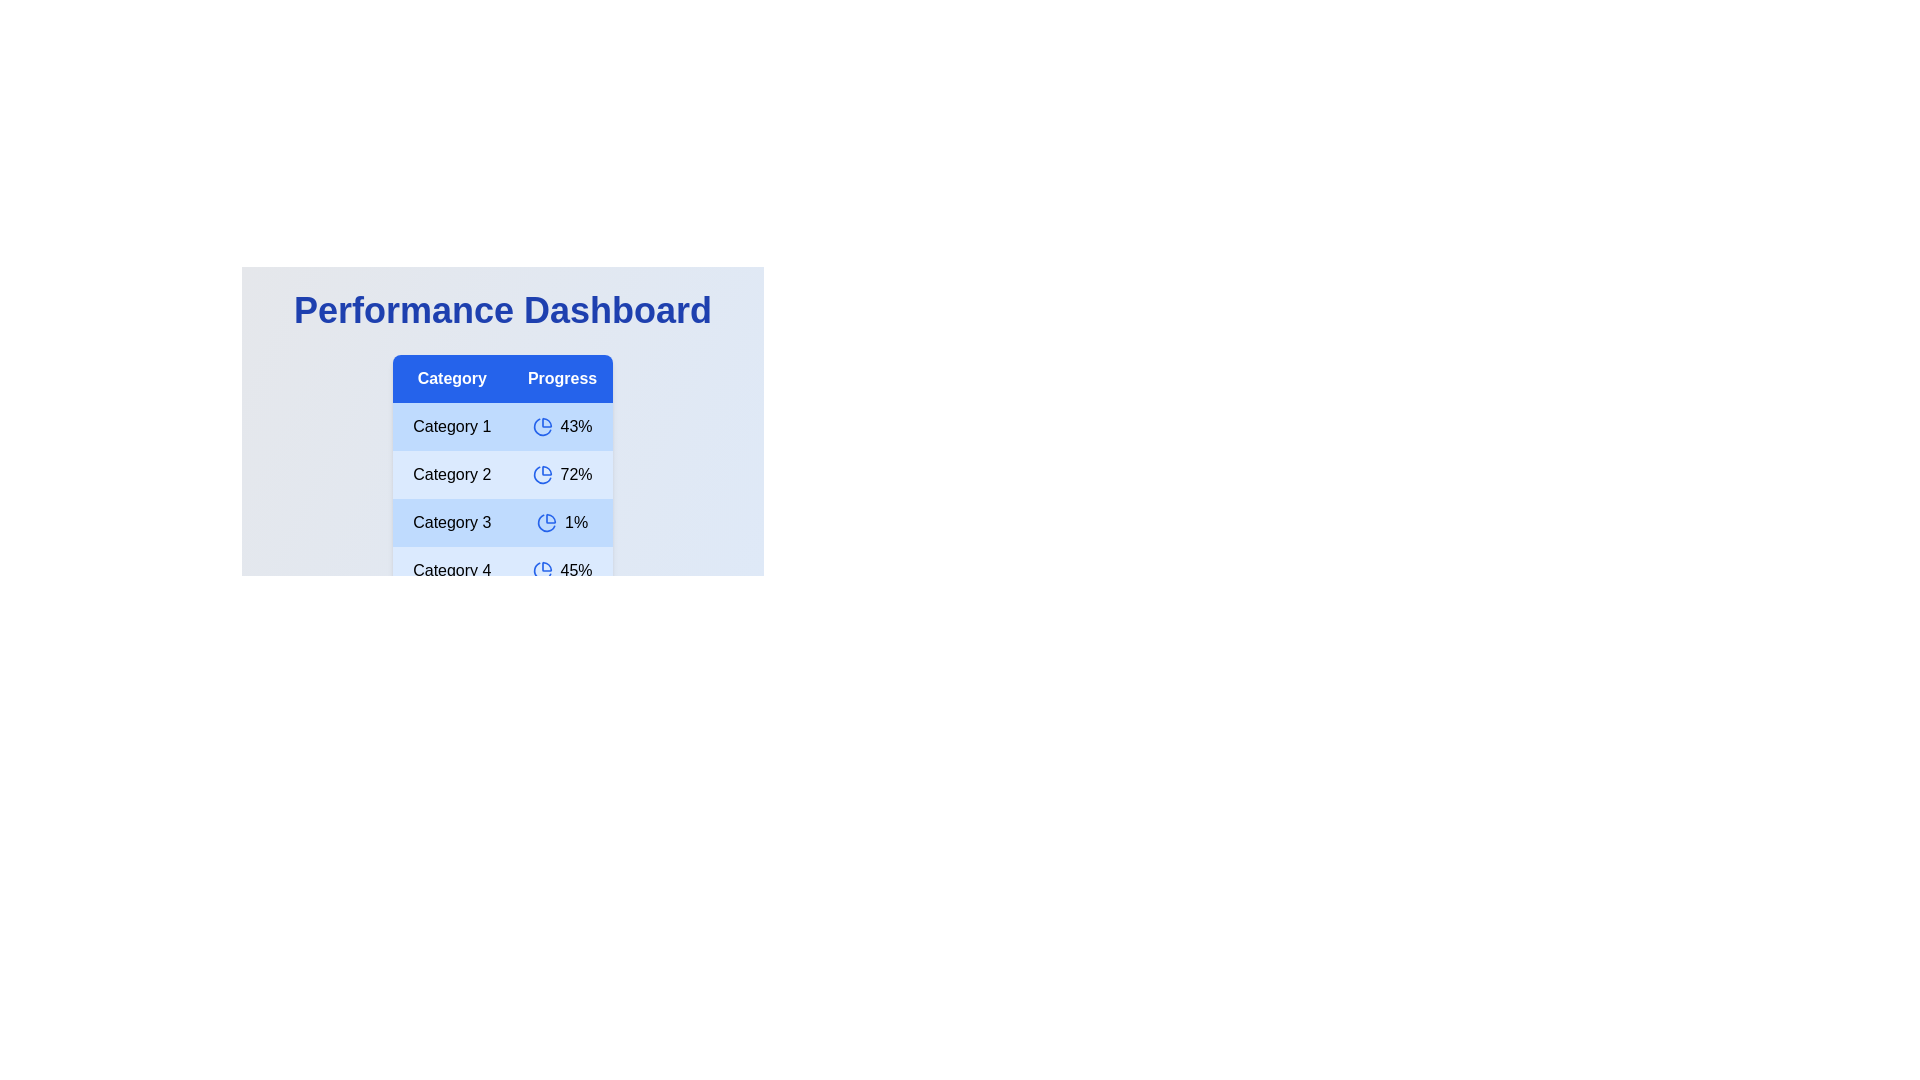 This screenshot has width=1920, height=1080. I want to click on the pie chart icons for Category 3 category, so click(547, 522).